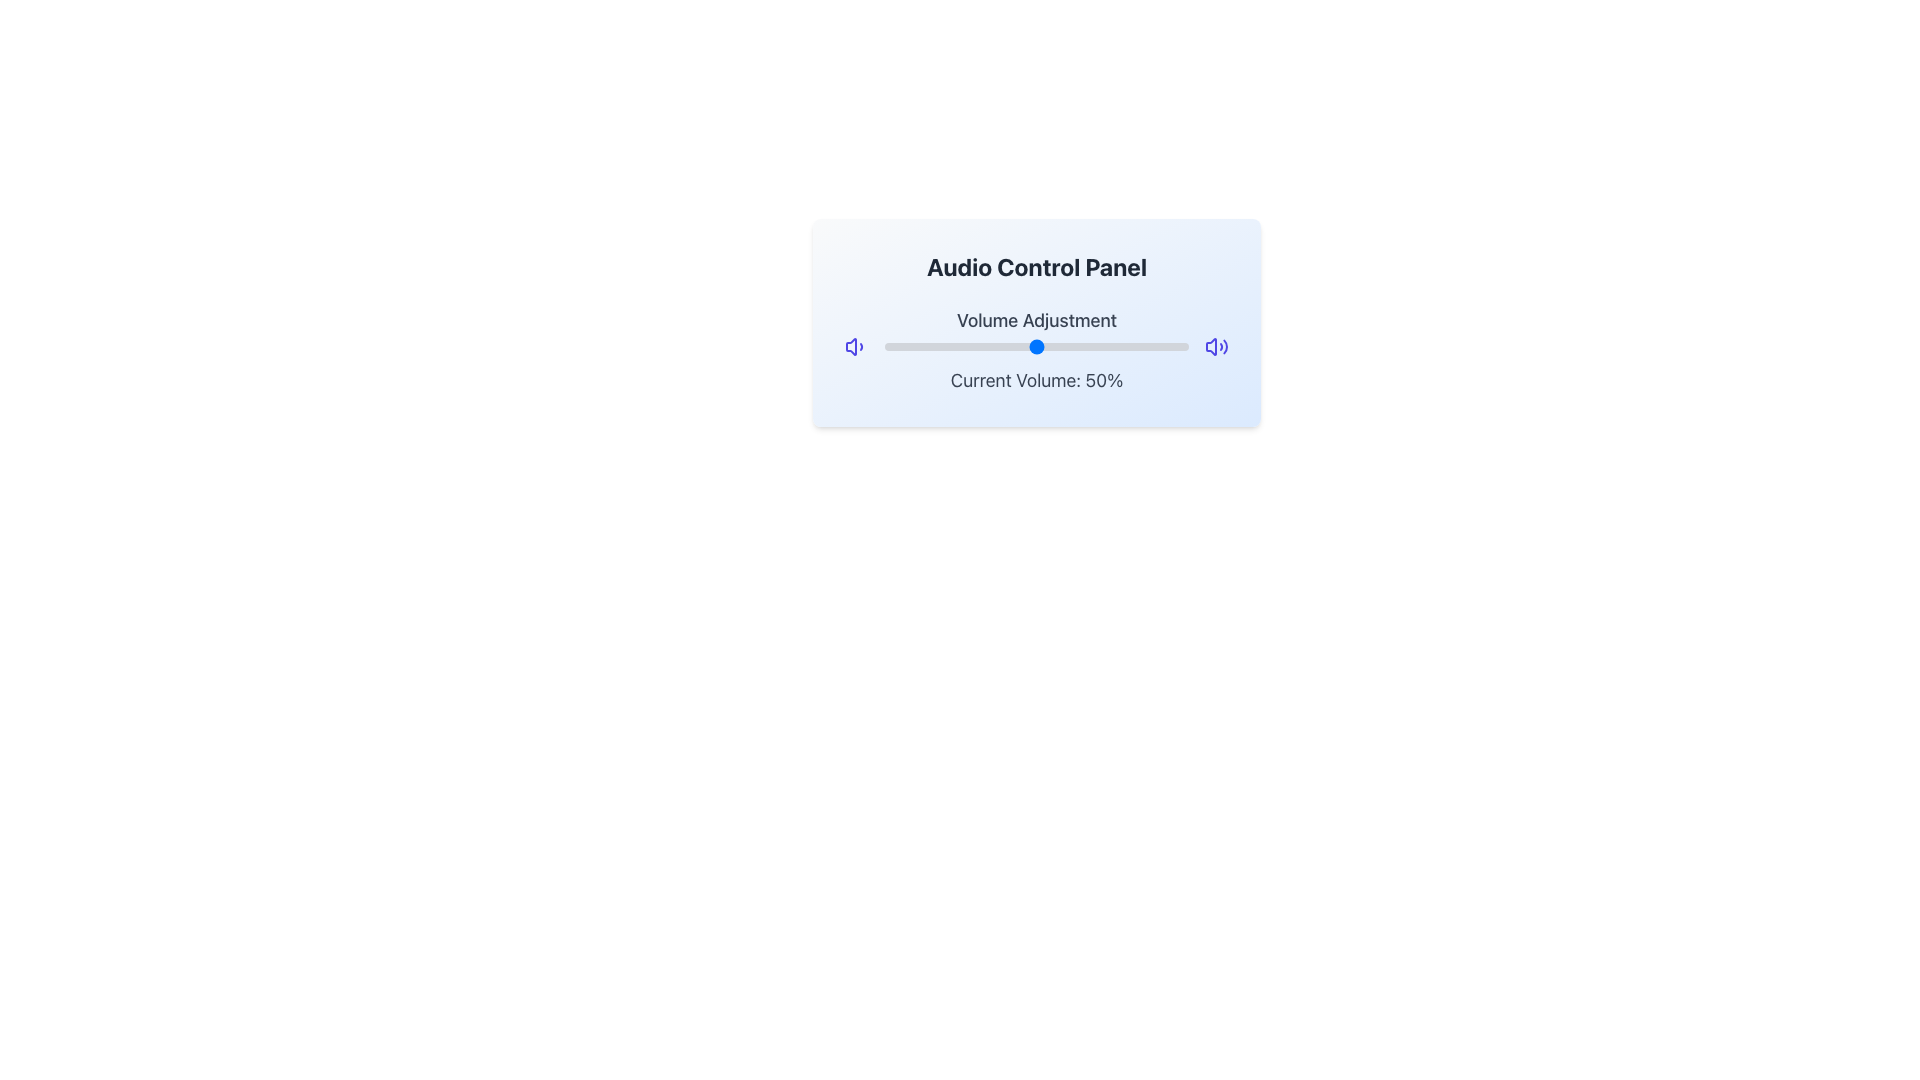 The width and height of the screenshot is (1920, 1080). What do you see at coordinates (902, 346) in the screenshot?
I see `the slider` at bounding box center [902, 346].